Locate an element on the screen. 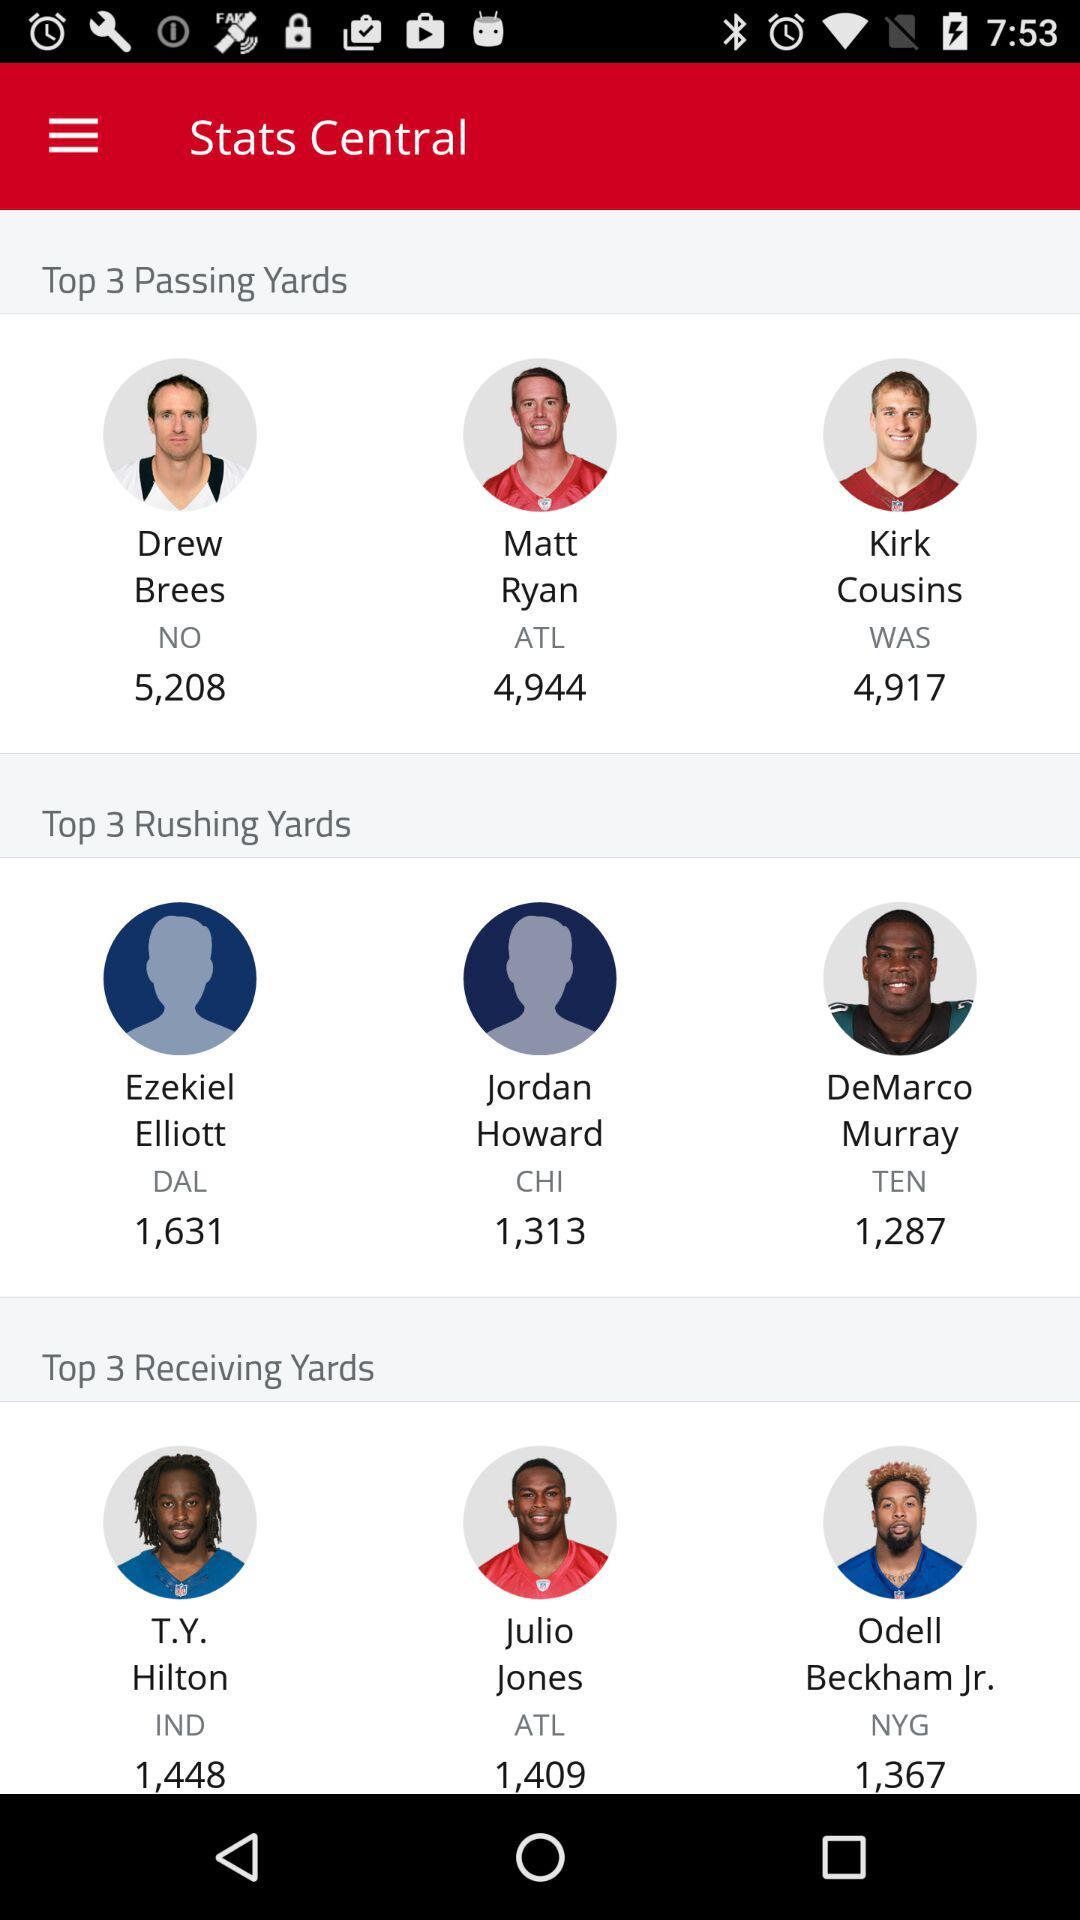  this player is located at coordinates (540, 1521).